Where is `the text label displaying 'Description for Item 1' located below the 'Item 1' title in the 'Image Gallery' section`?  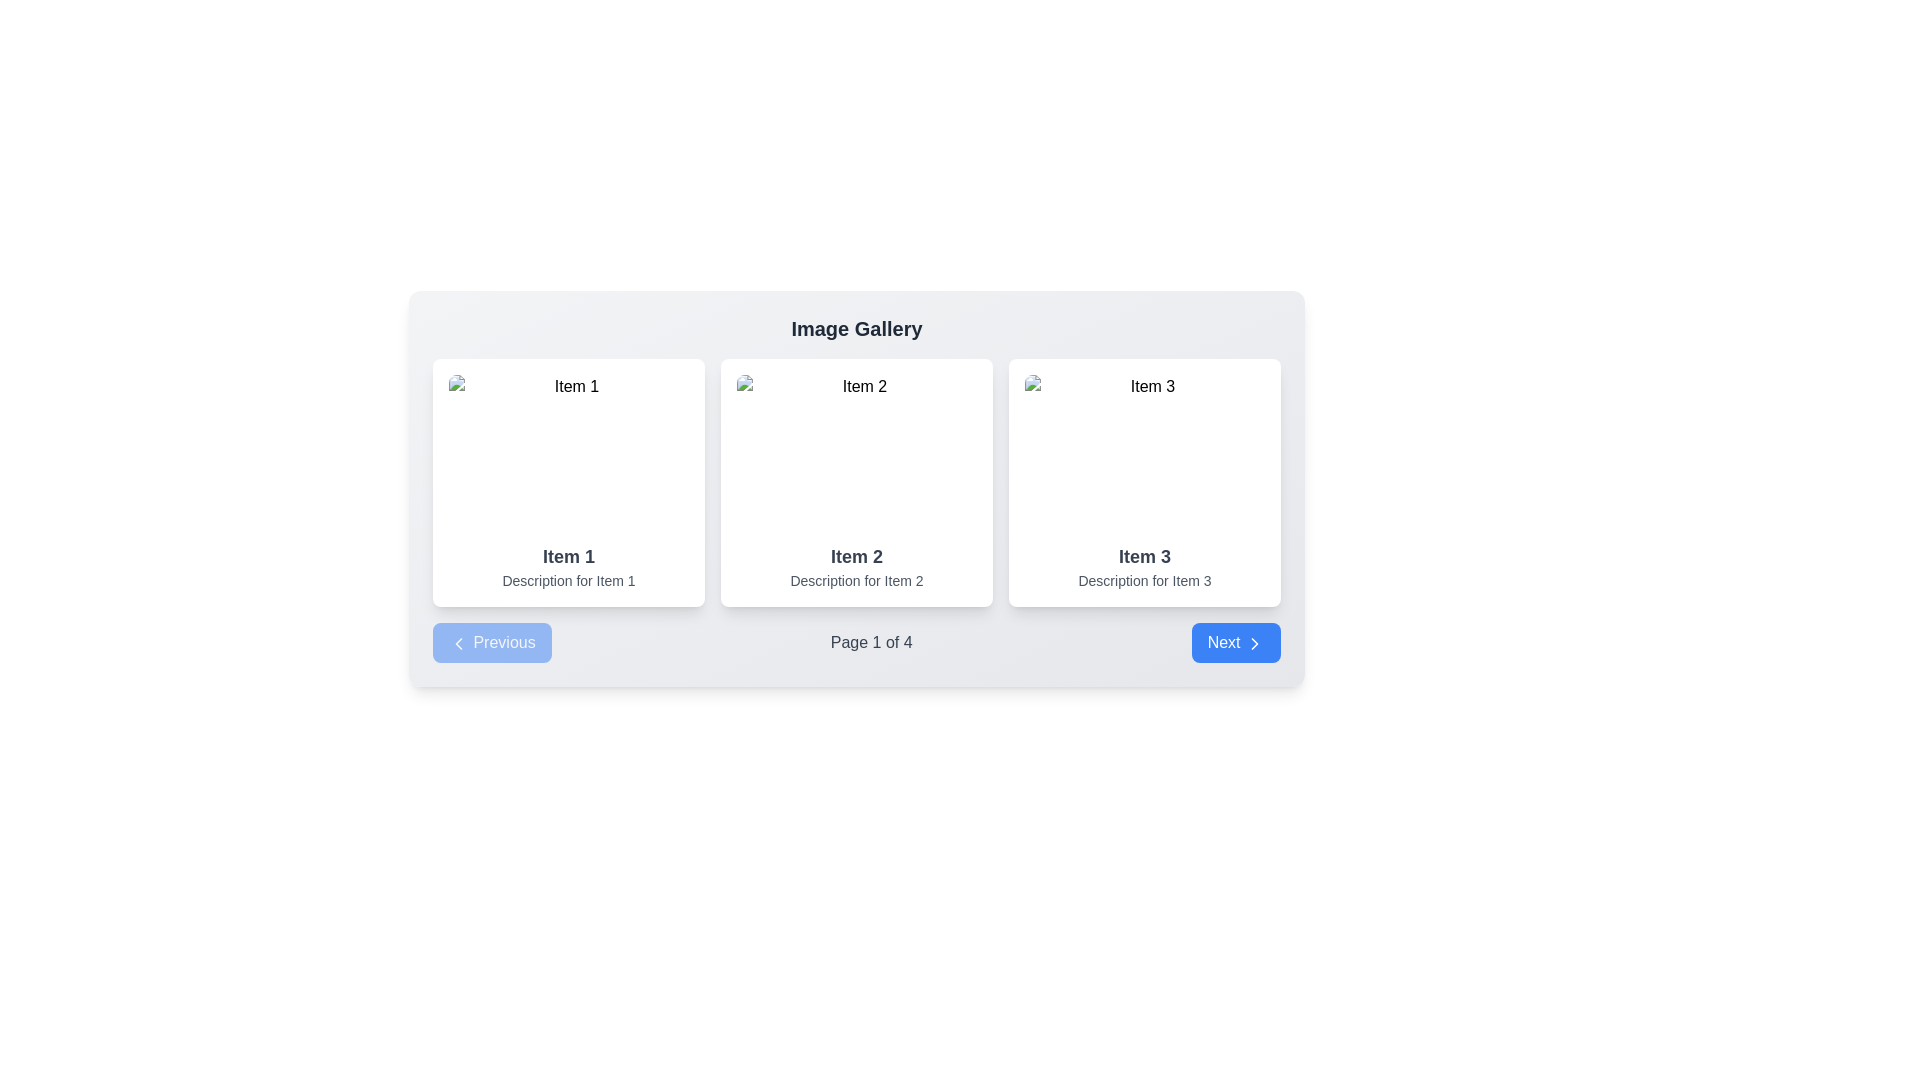 the text label displaying 'Description for Item 1' located below the 'Item 1' title in the 'Image Gallery' section is located at coordinates (568, 581).